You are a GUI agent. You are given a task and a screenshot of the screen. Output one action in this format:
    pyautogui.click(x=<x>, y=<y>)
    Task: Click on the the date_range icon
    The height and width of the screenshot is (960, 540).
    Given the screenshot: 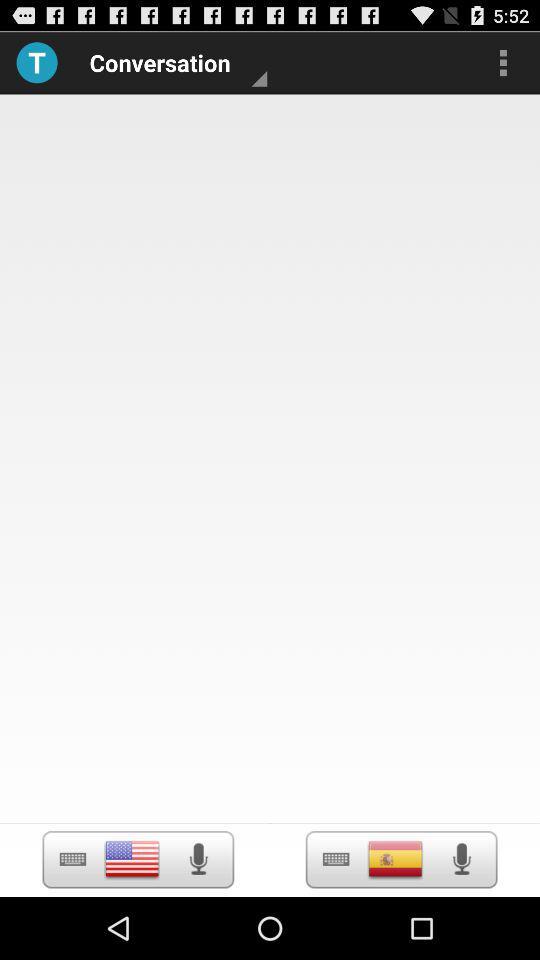 What is the action you would take?
    pyautogui.click(x=336, y=920)
    